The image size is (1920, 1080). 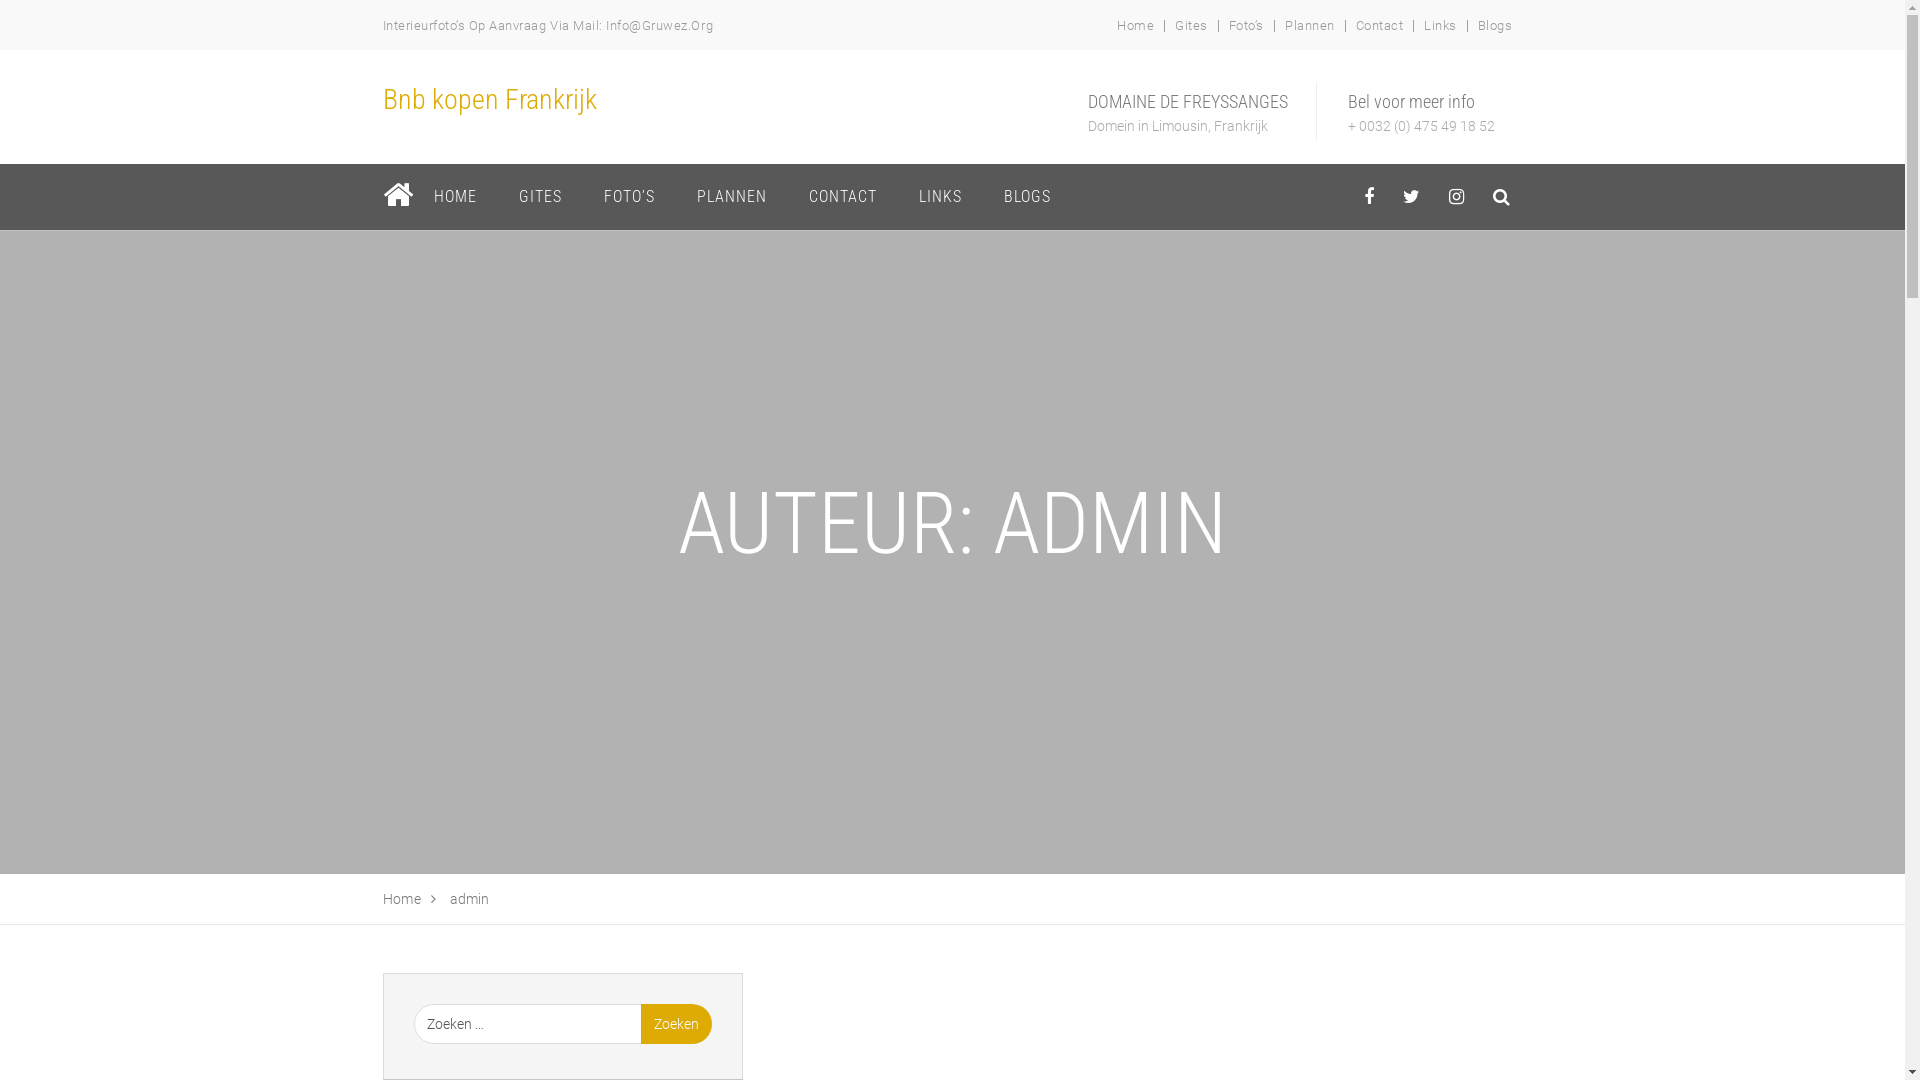 I want to click on 'behance', so click(x=1479, y=196).